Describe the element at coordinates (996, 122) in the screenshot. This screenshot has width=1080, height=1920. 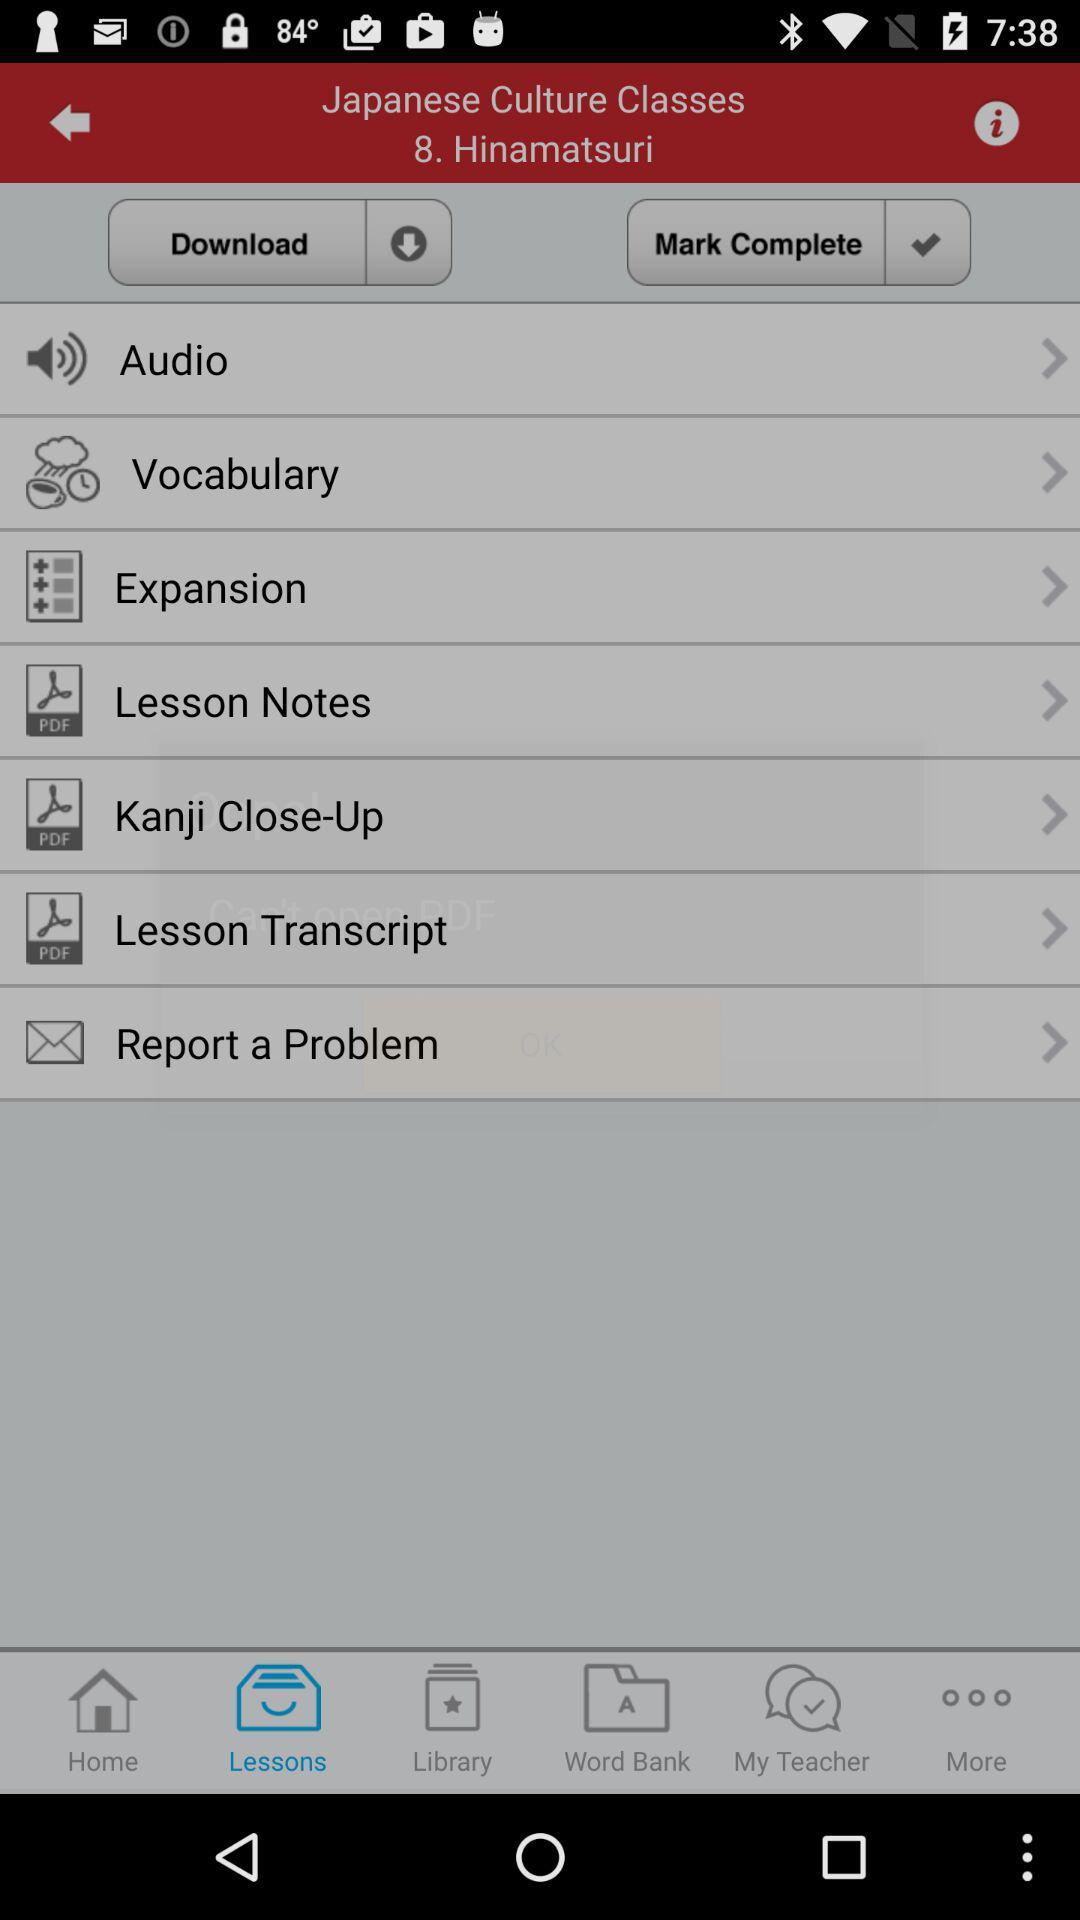
I see `the icon to the right of the japanese culture classes item` at that location.